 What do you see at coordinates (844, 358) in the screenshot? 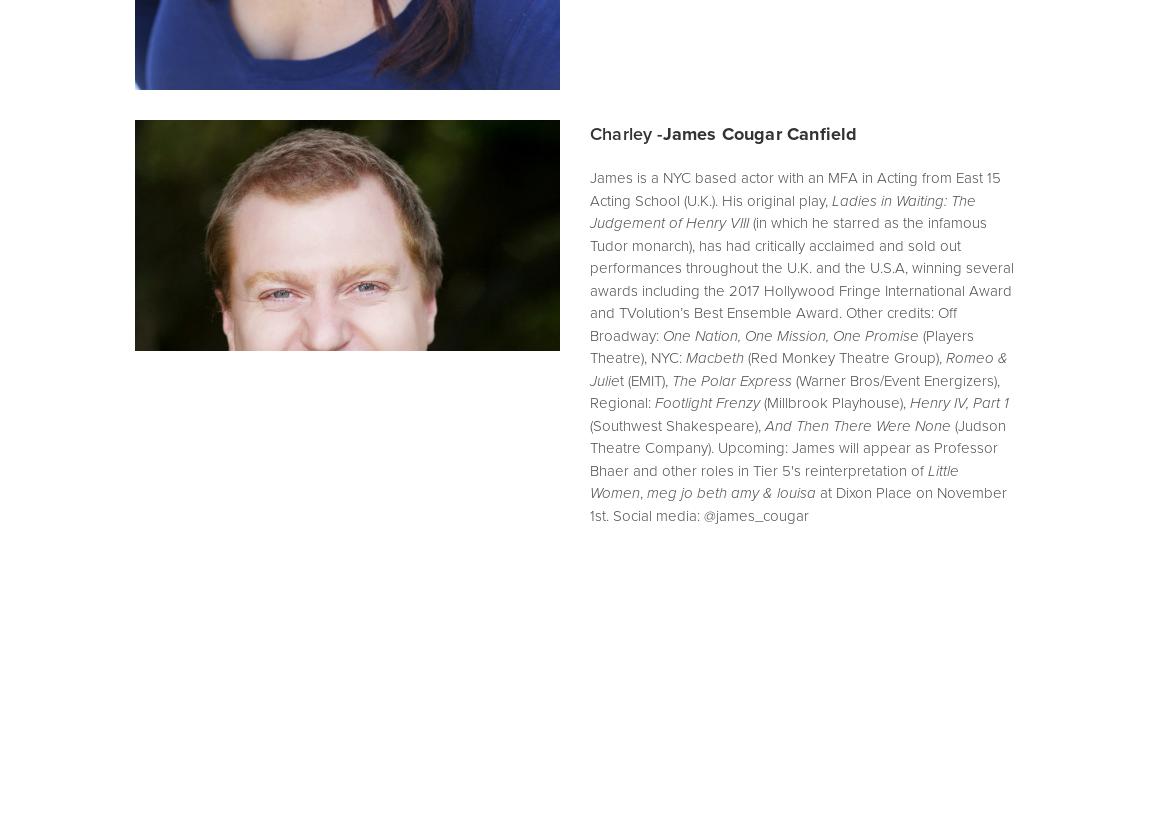
I see `'(Red Monkey Theatre Group),'` at bounding box center [844, 358].